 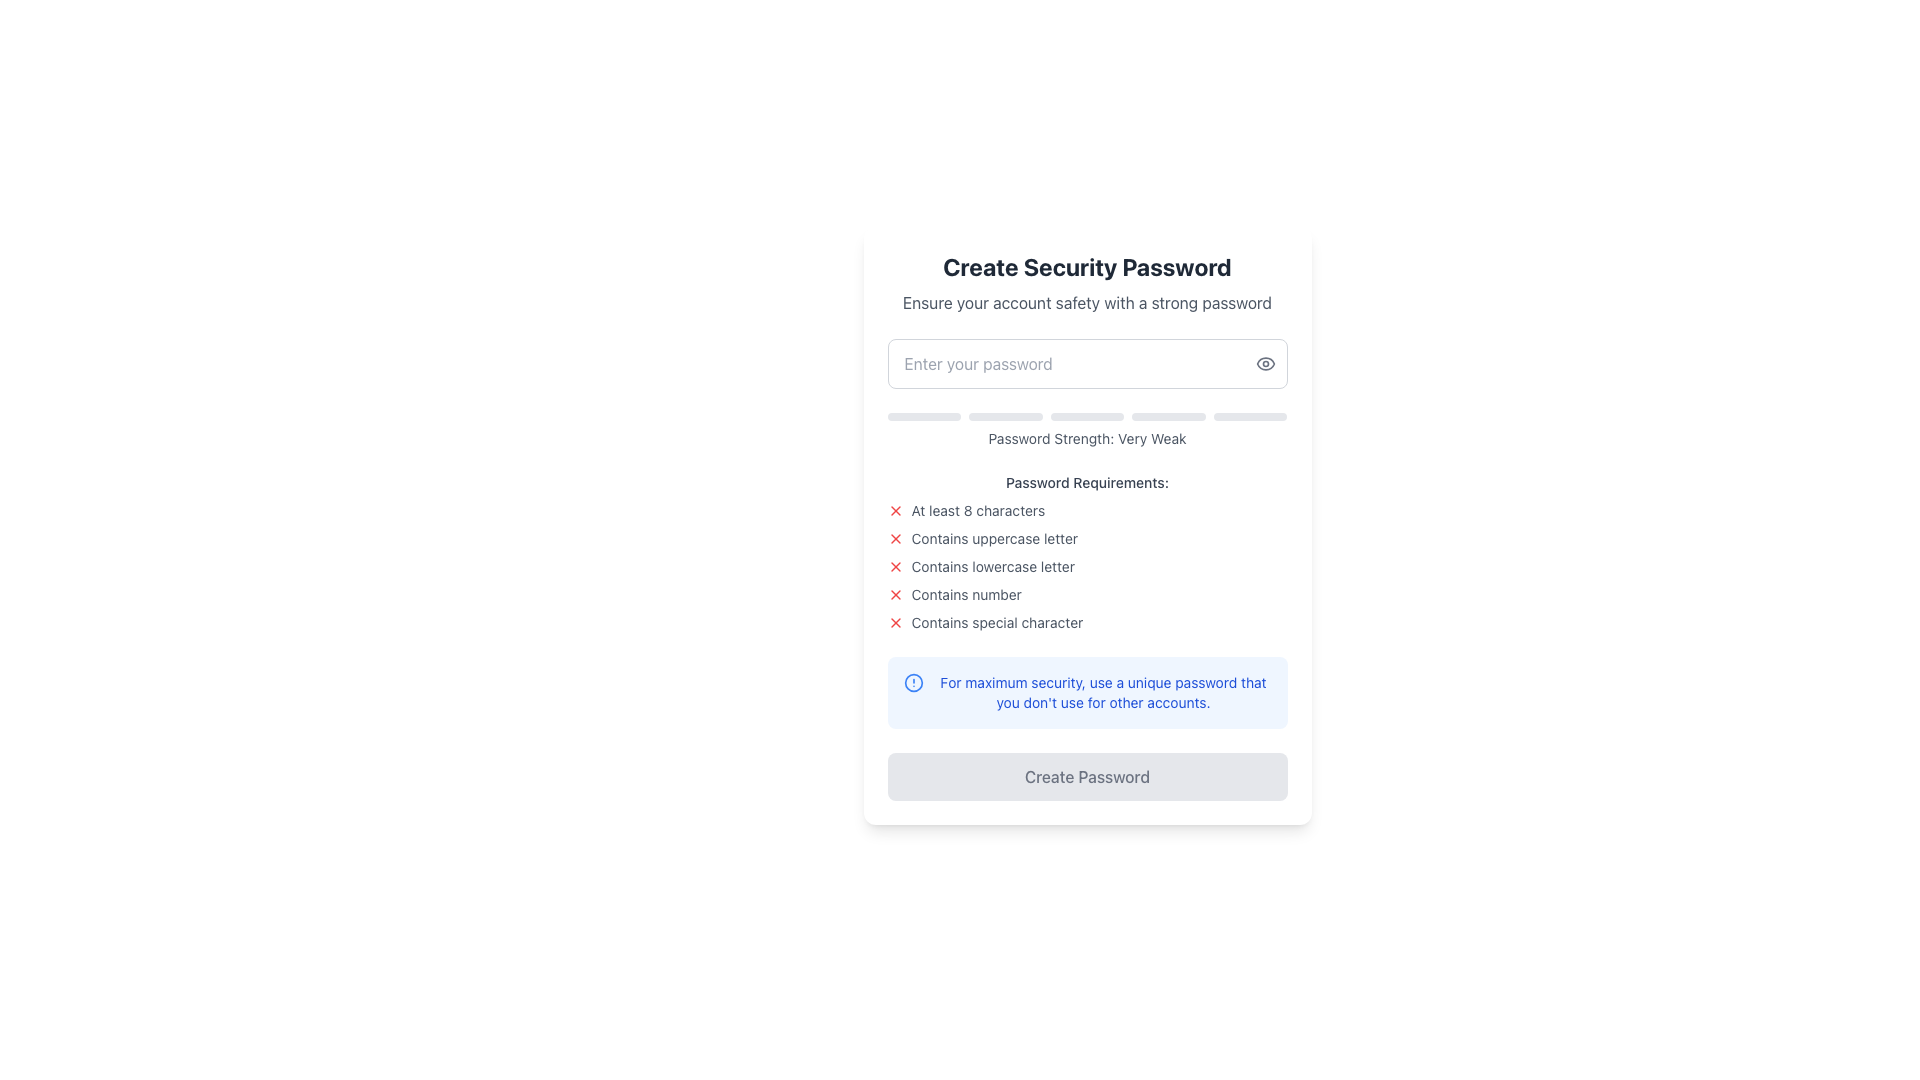 I want to click on label of the button with the text 'Create Password', which is located at the bottom of the 'Create Security Password' layout, so click(x=1086, y=775).